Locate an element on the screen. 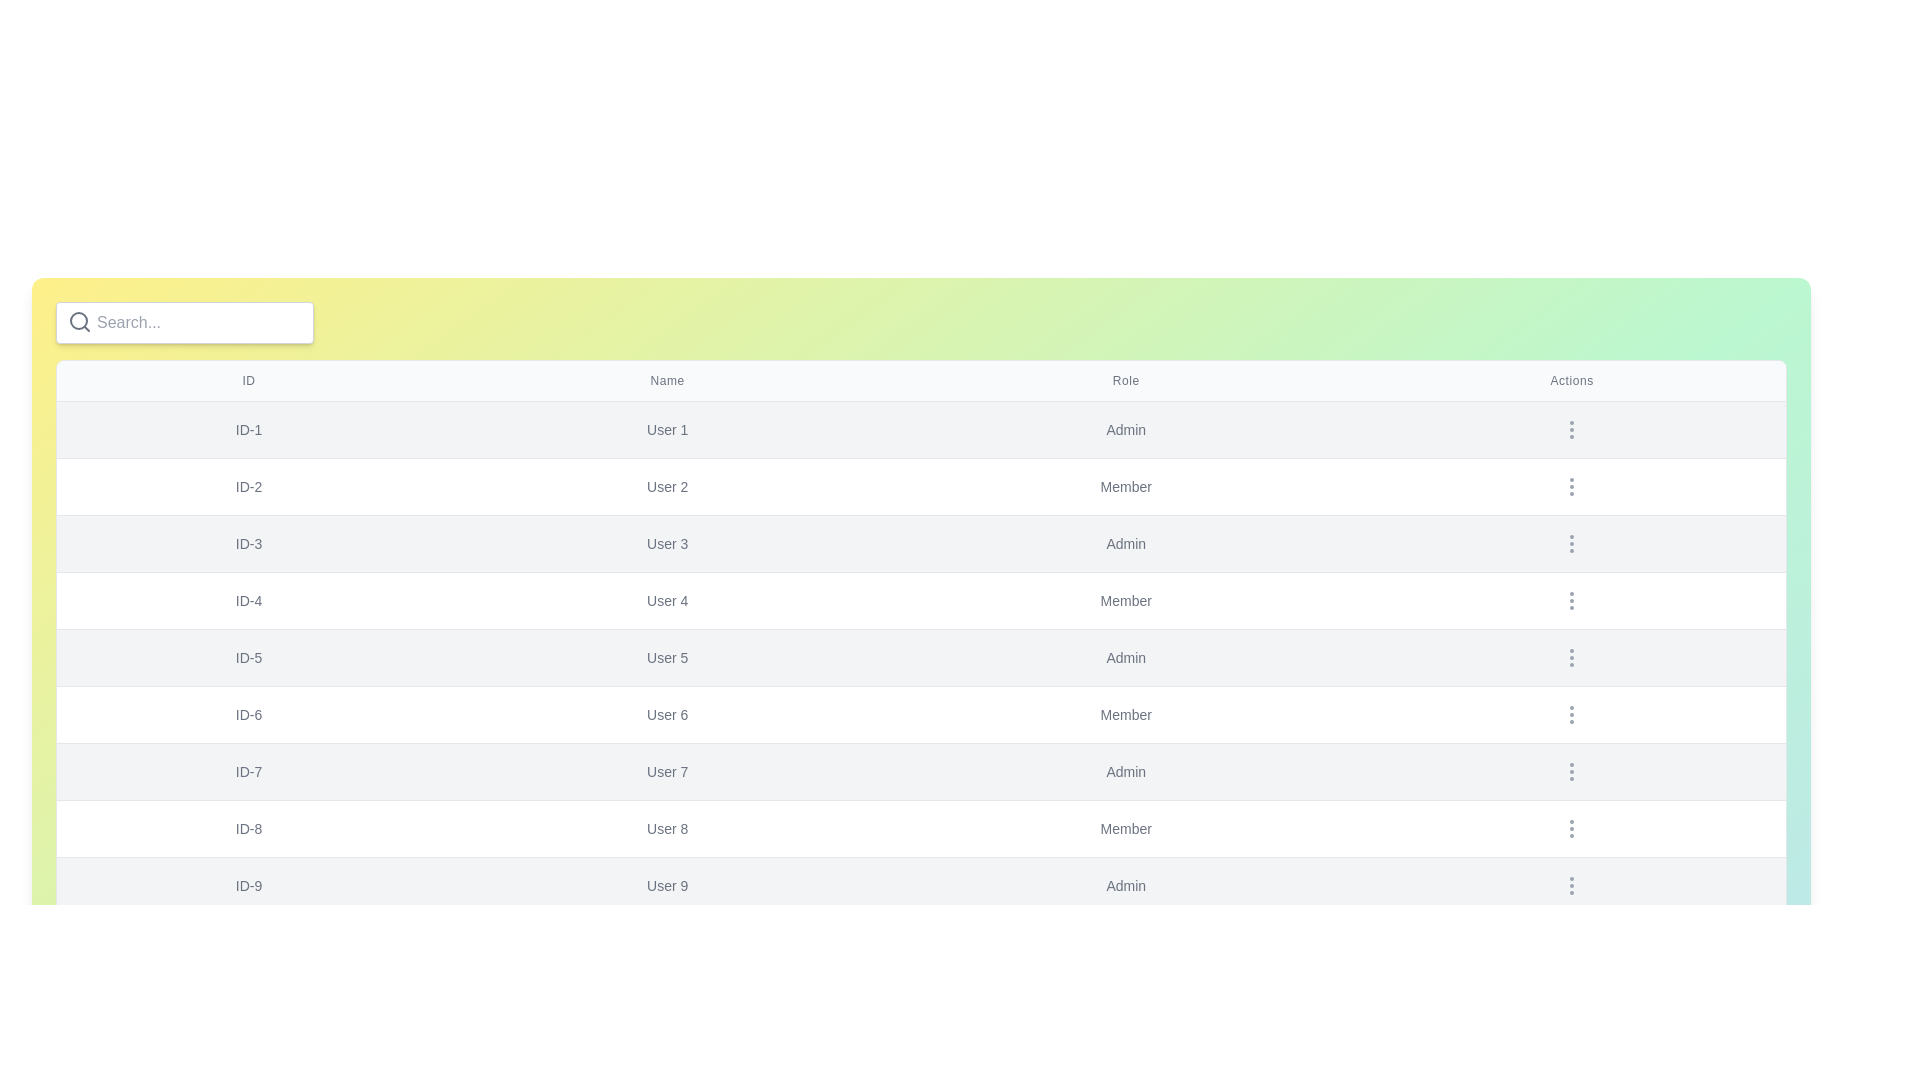  the table header Name to sort the table is located at coordinates (667, 381).